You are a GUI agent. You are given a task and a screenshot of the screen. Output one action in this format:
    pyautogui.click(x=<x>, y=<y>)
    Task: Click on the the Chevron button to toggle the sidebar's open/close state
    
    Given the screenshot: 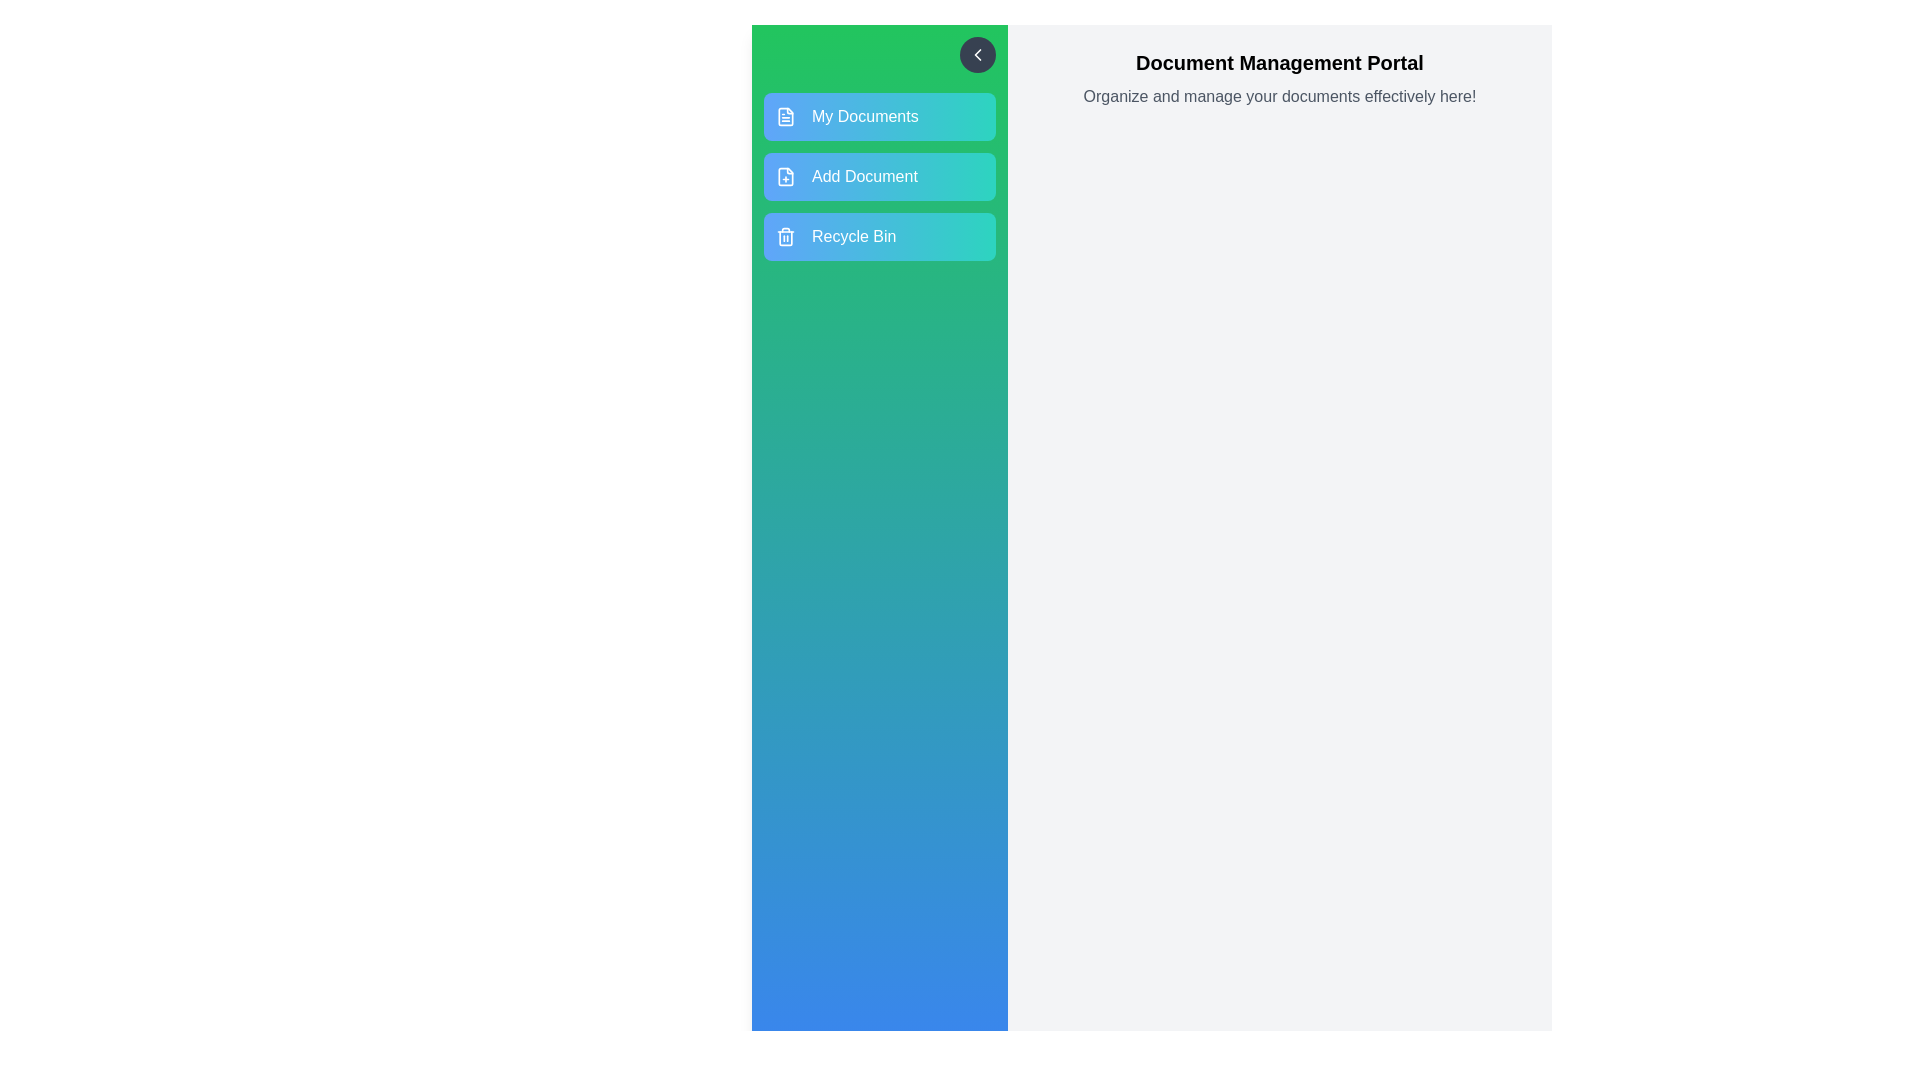 What is the action you would take?
    pyautogui.click(x=978, y=53)
    